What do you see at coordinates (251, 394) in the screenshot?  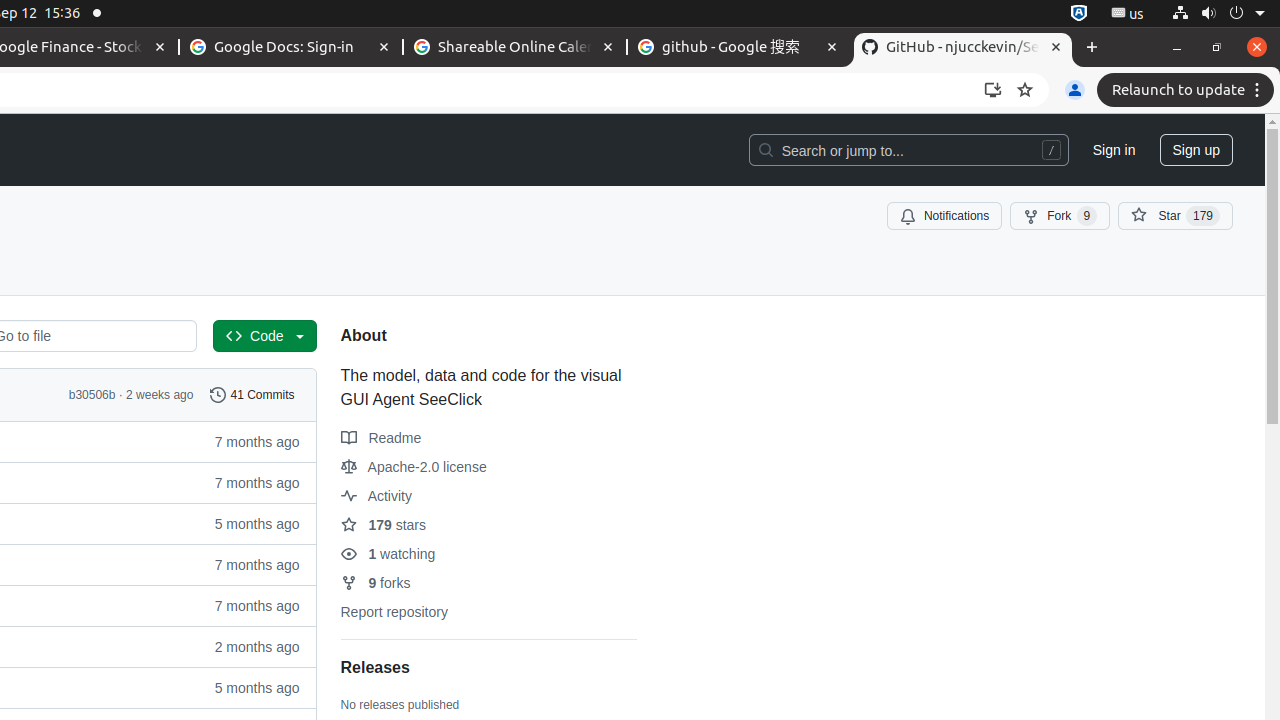 I see `'41 Commits'` at bounding box center [251, 394].